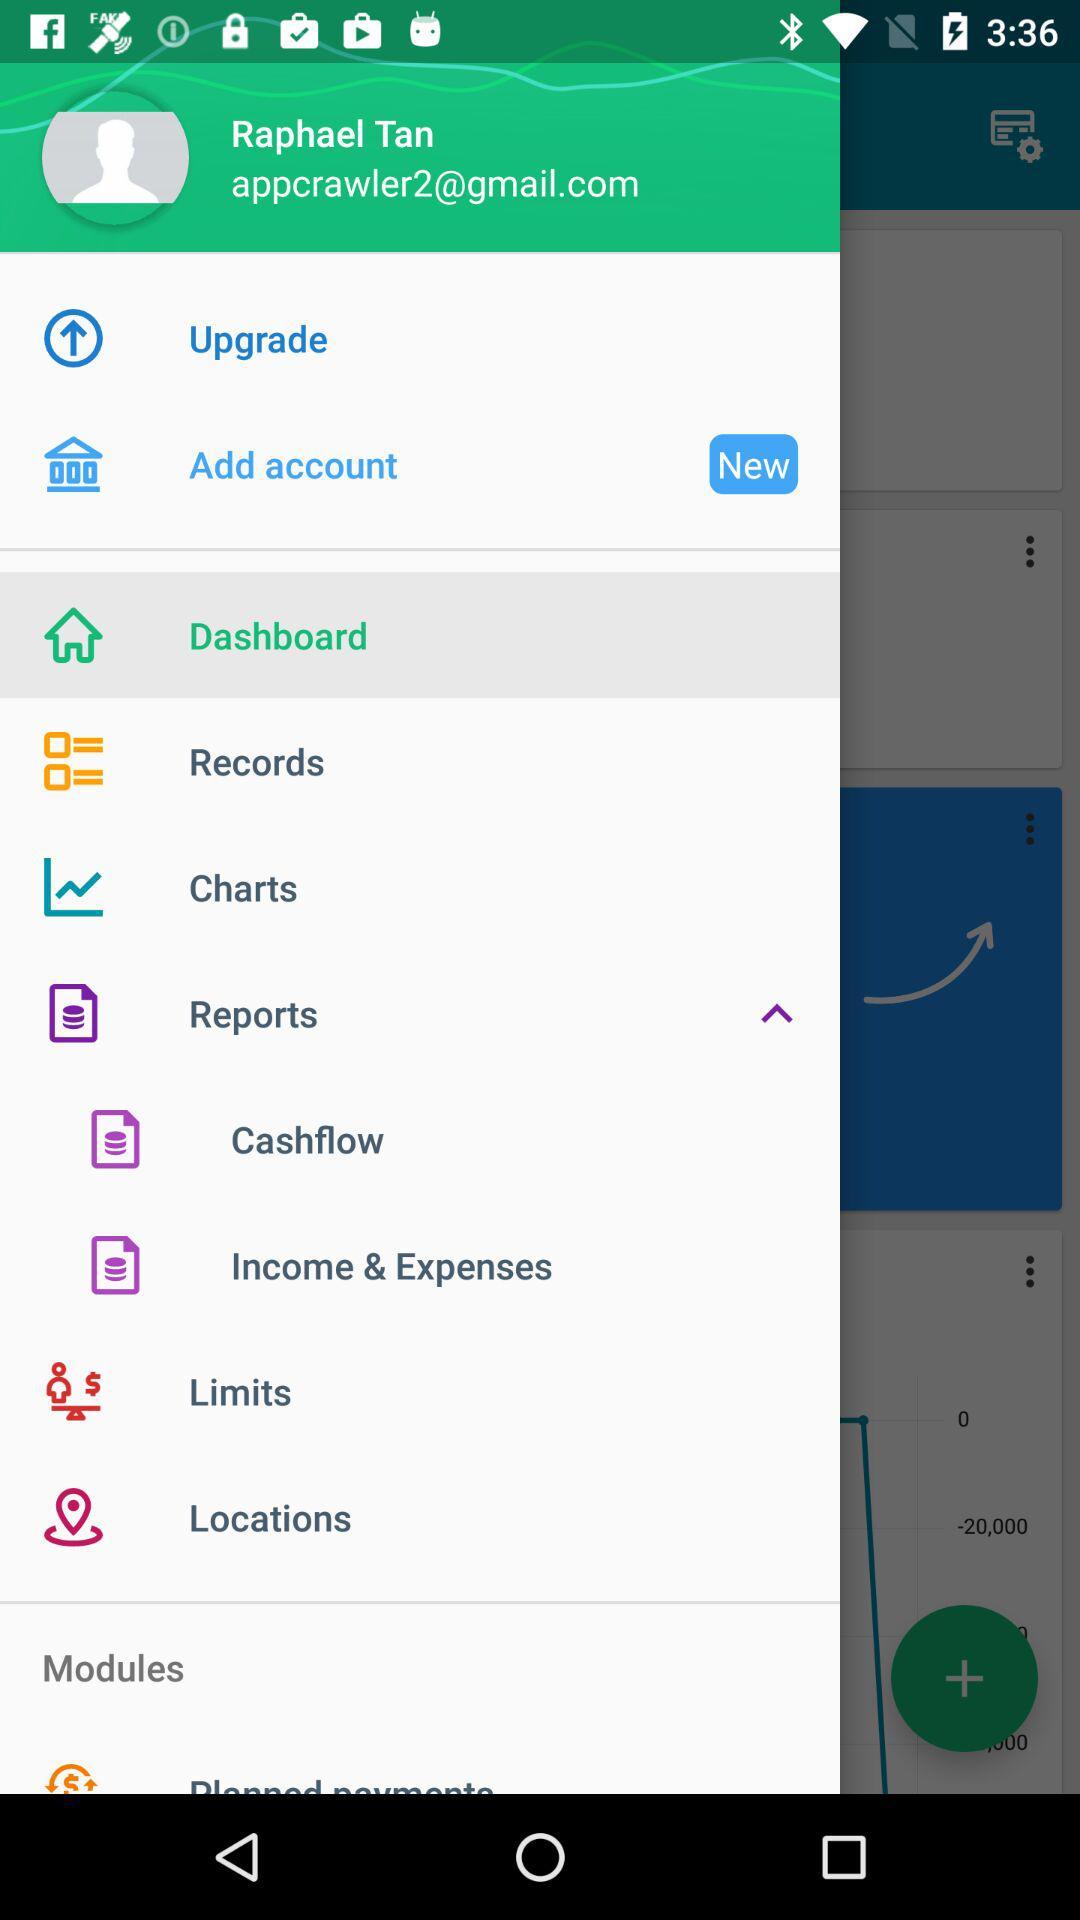 This screenshot has height=1920, width=1080. Describe the element at coordinates (1017, 136) in the screenshot. I see `the icon on top right` at that location.